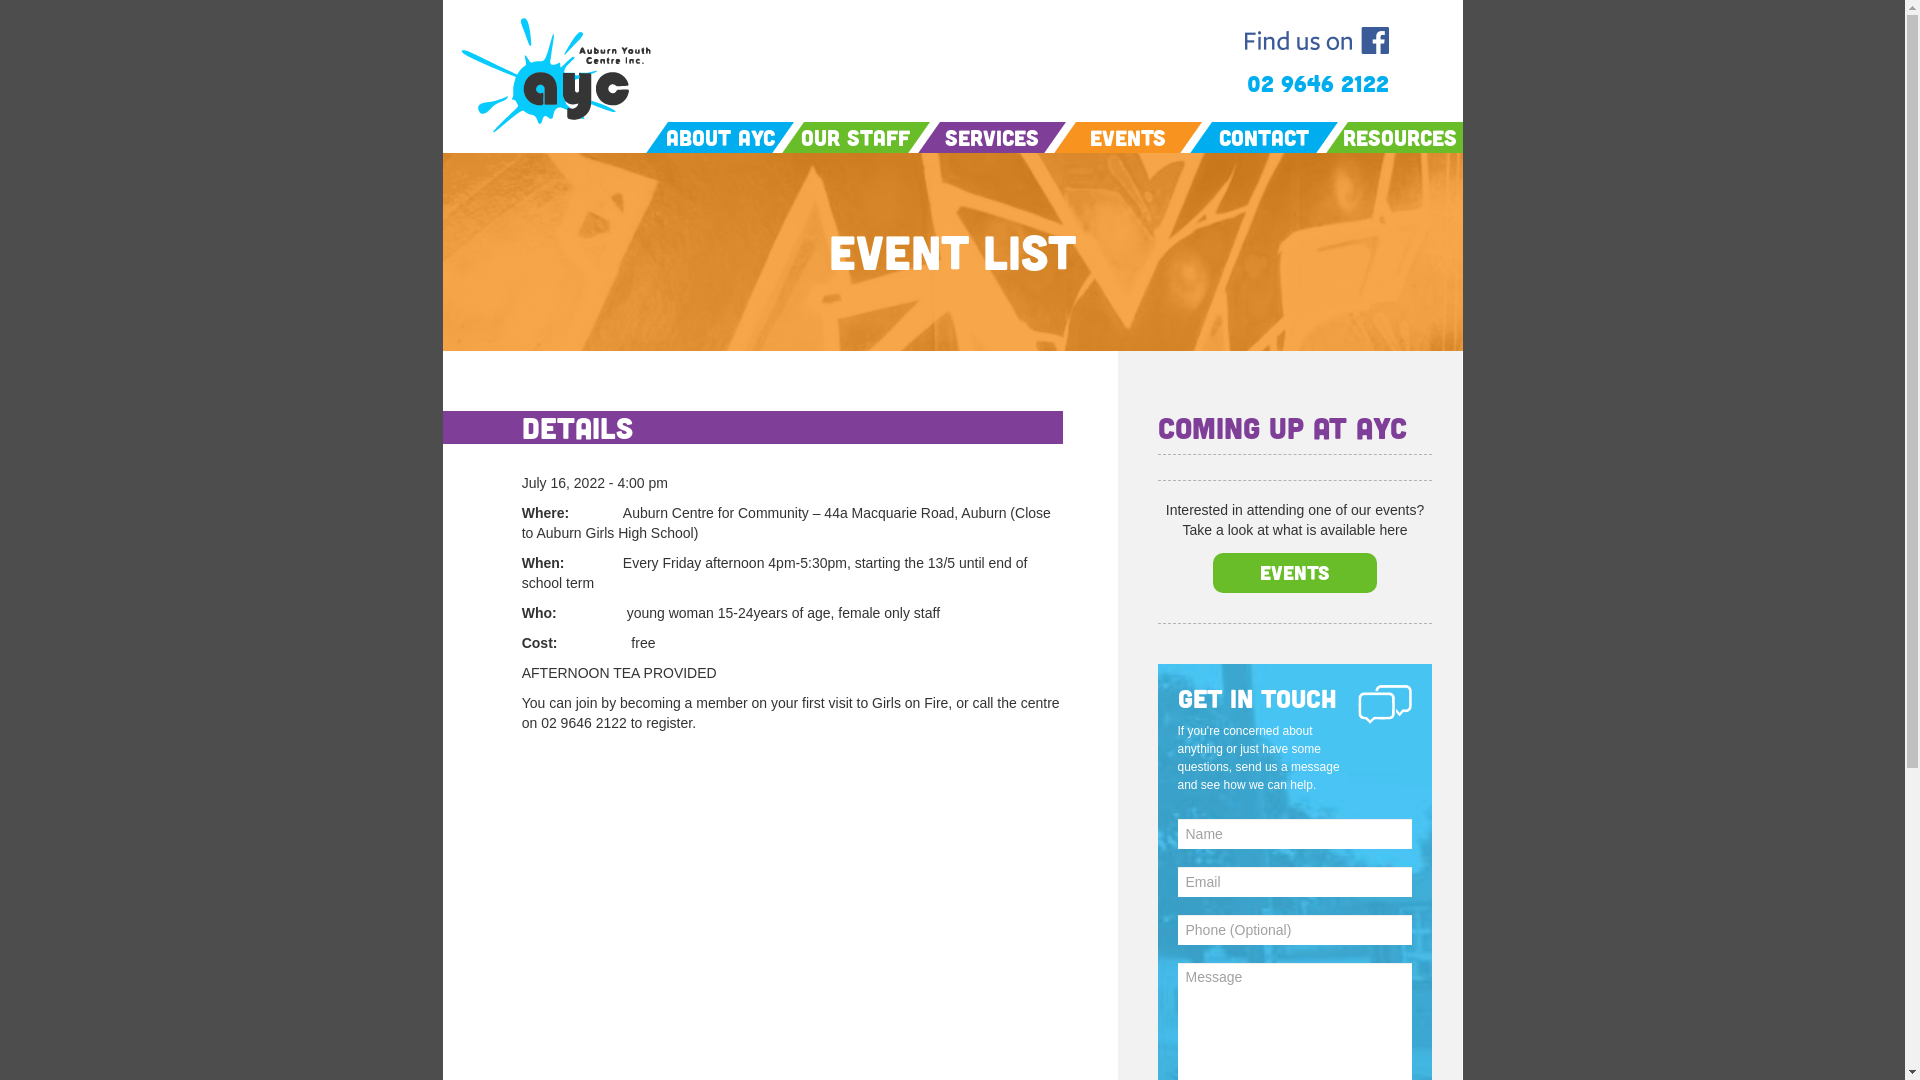 Image resolution: width=1920 pixels, height=1080 pixels. Describe the element at coordinates (1397, 136) in the screenshot. I see `'Resources'` at that location.